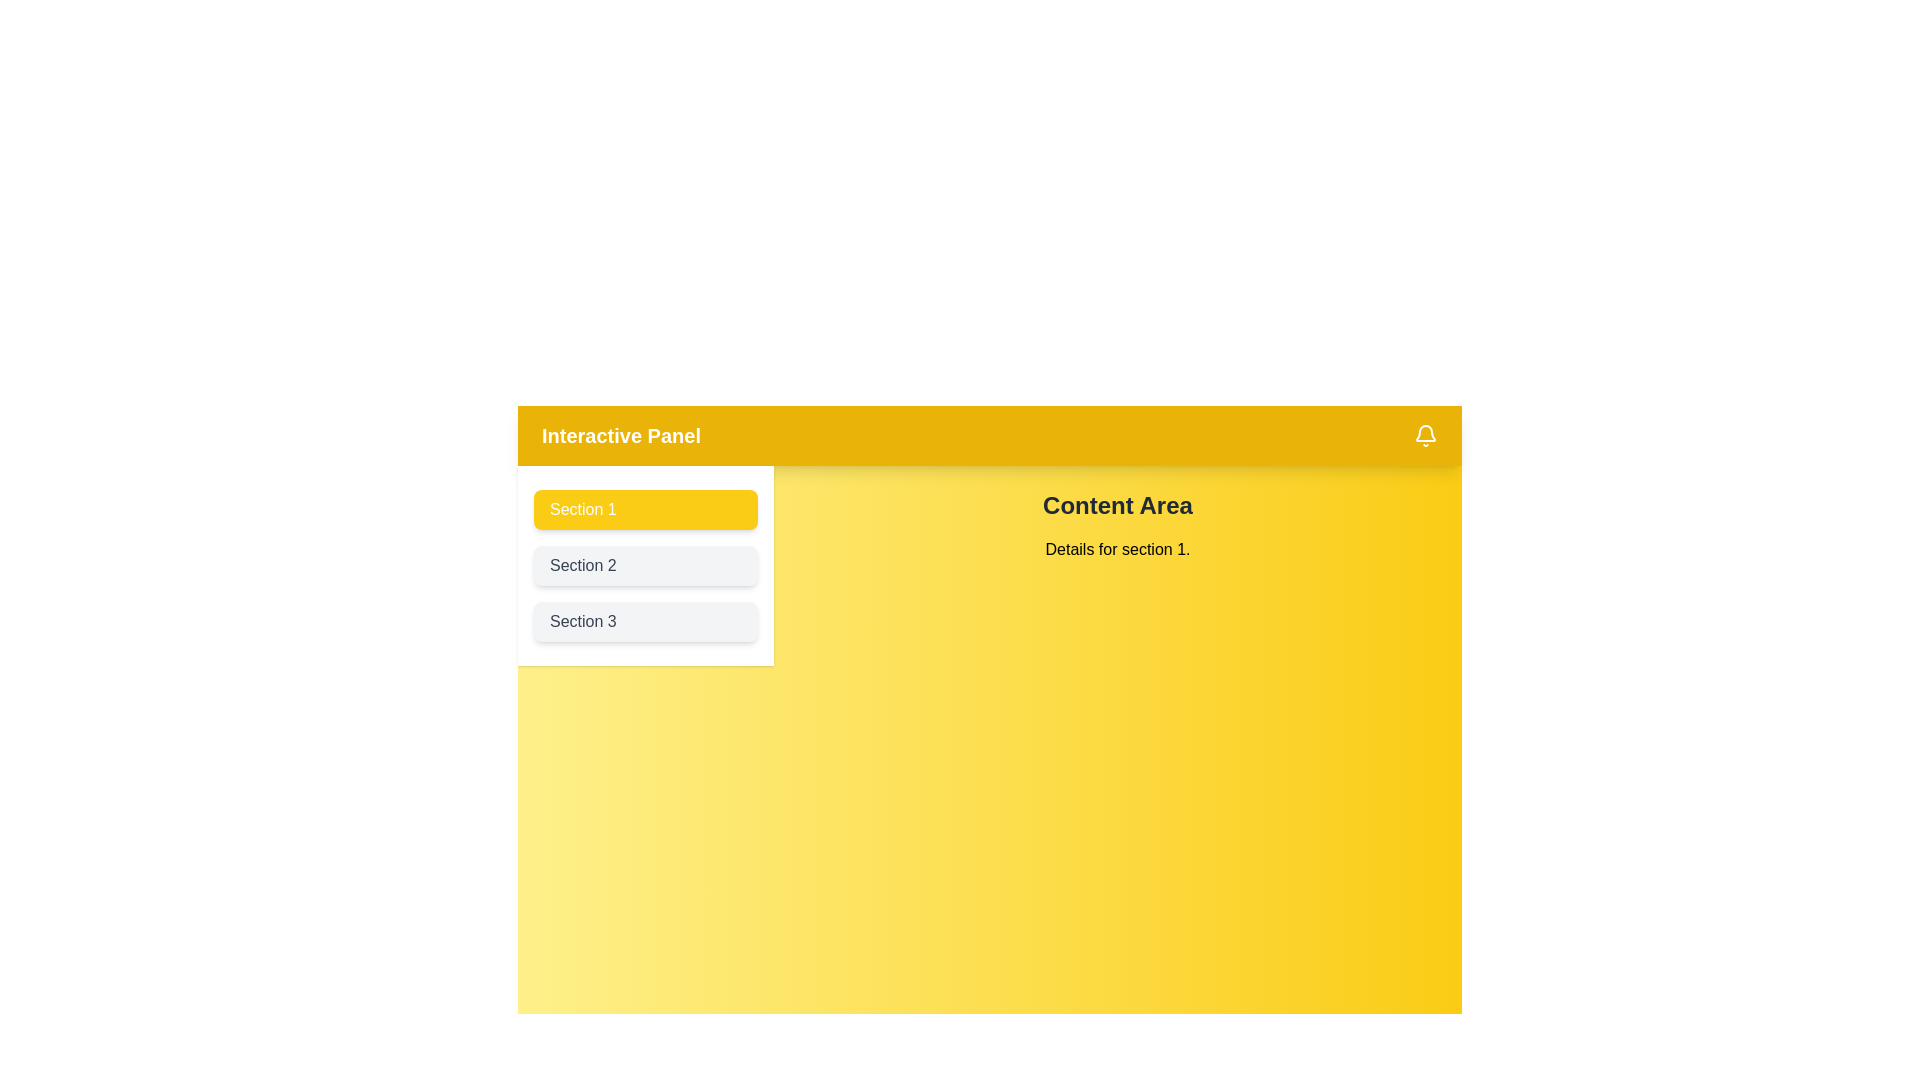 This screenshot has height=1080, width=1920. I want to click on the 'Section 2' text label within the selectable list item located, so click(582, 565).